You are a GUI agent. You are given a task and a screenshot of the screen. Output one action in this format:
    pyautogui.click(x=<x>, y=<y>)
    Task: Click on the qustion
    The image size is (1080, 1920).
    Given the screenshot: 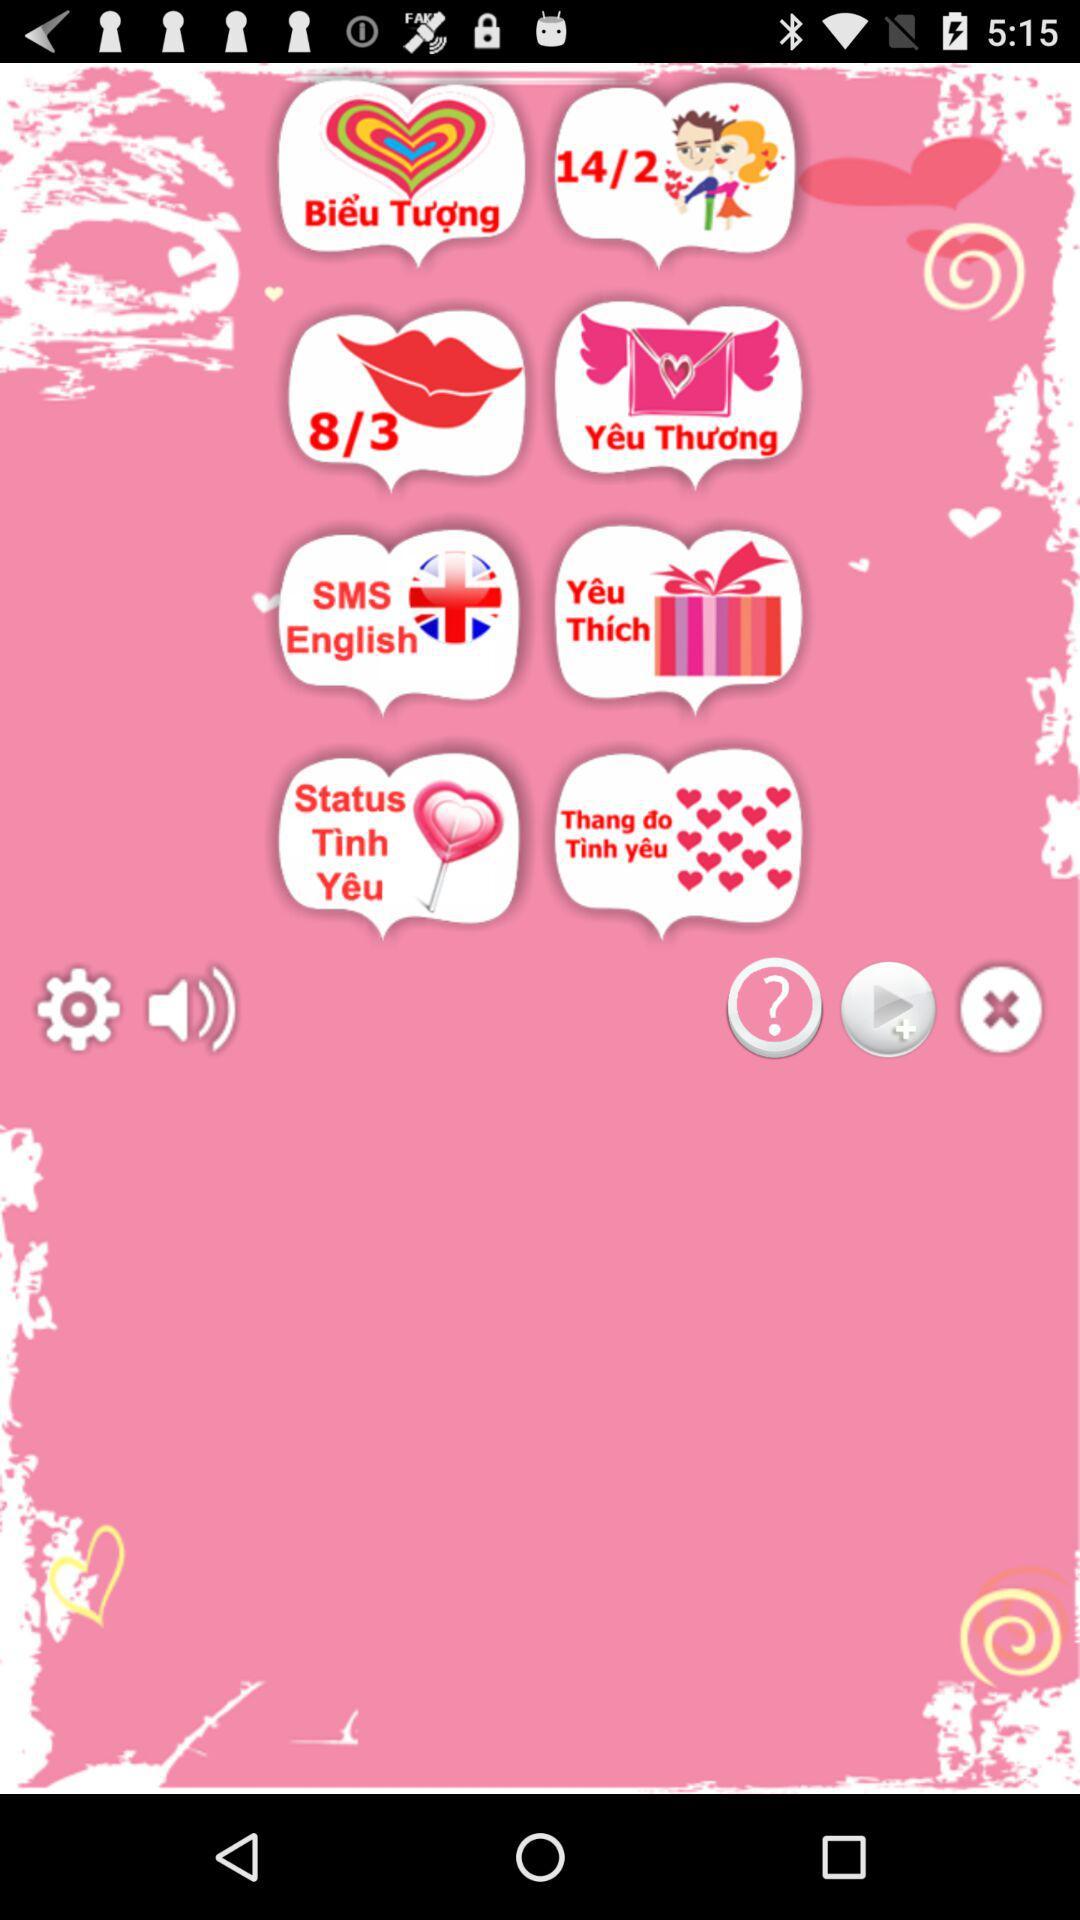 What is the action you would take?
    pyautogui.click(x=773, y=1009)
    